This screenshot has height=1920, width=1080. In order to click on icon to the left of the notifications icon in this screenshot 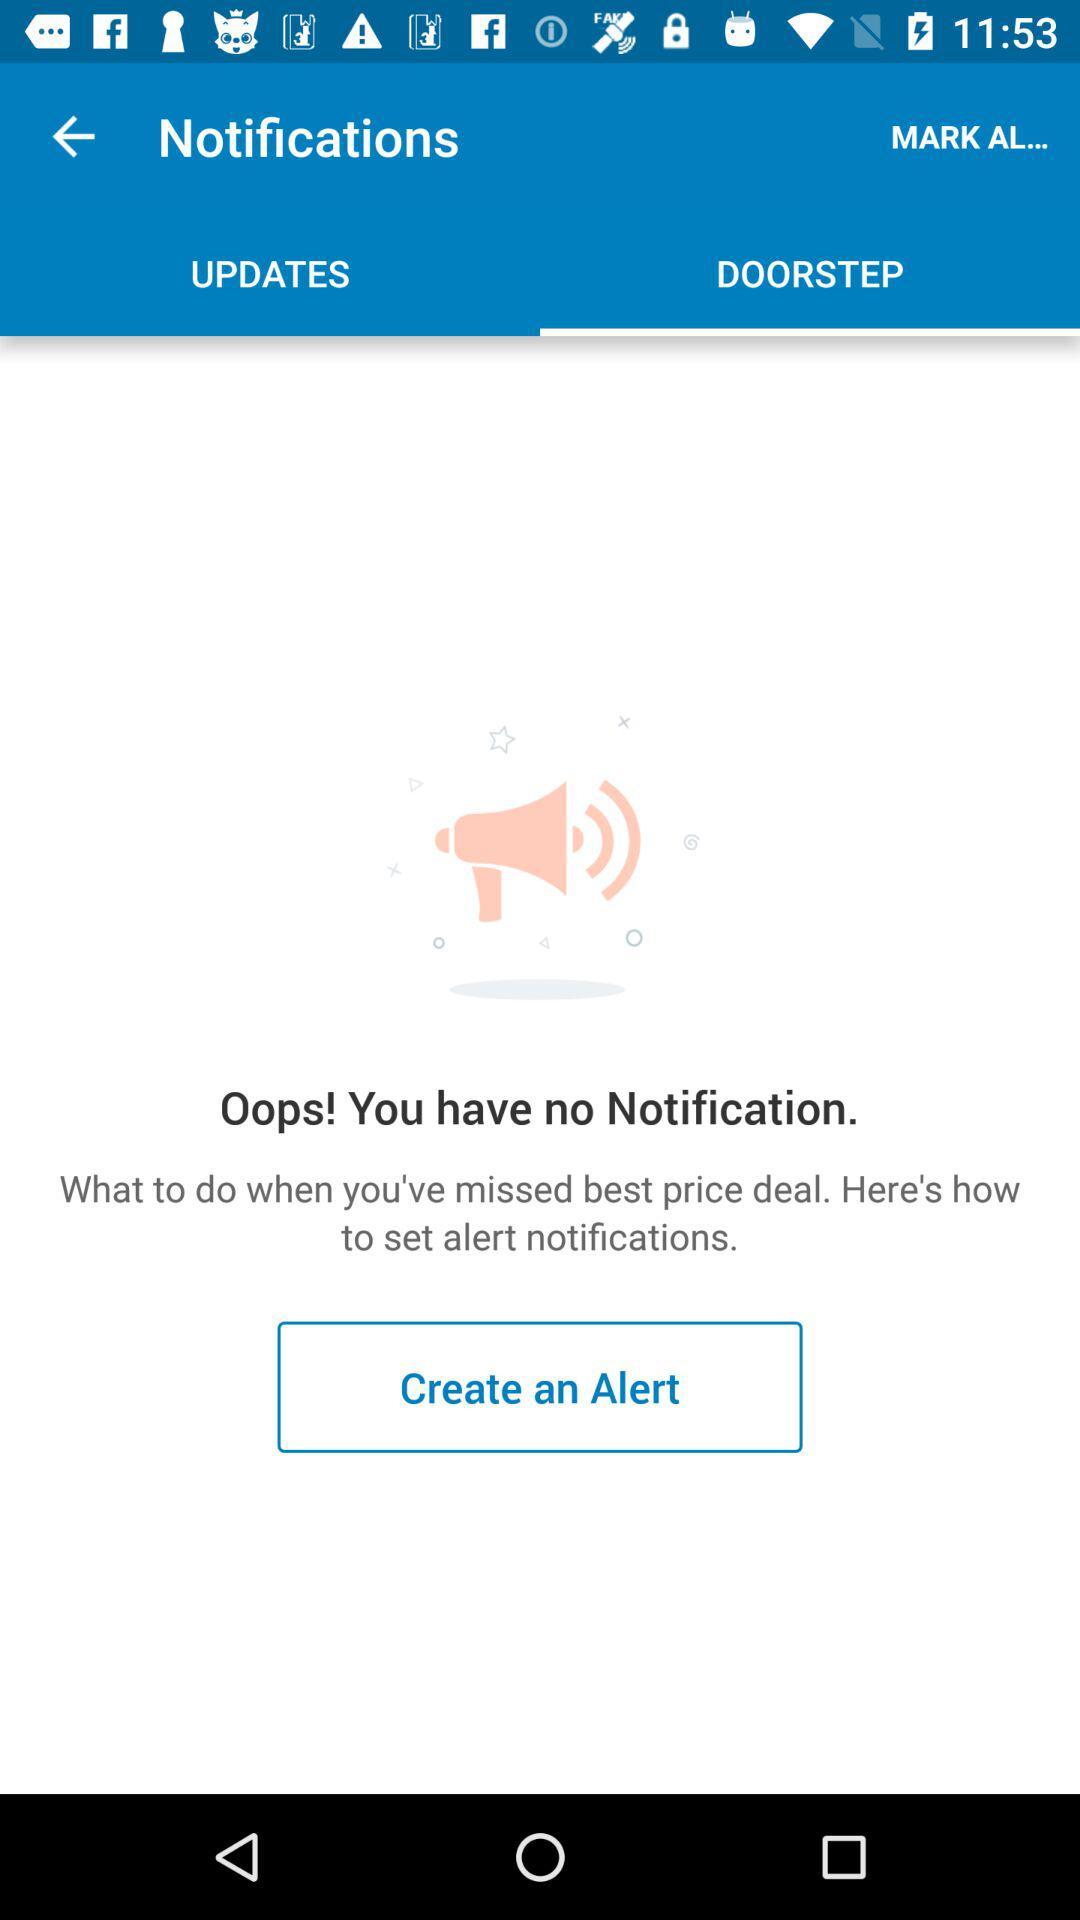, I will do `click(72, 135)`.